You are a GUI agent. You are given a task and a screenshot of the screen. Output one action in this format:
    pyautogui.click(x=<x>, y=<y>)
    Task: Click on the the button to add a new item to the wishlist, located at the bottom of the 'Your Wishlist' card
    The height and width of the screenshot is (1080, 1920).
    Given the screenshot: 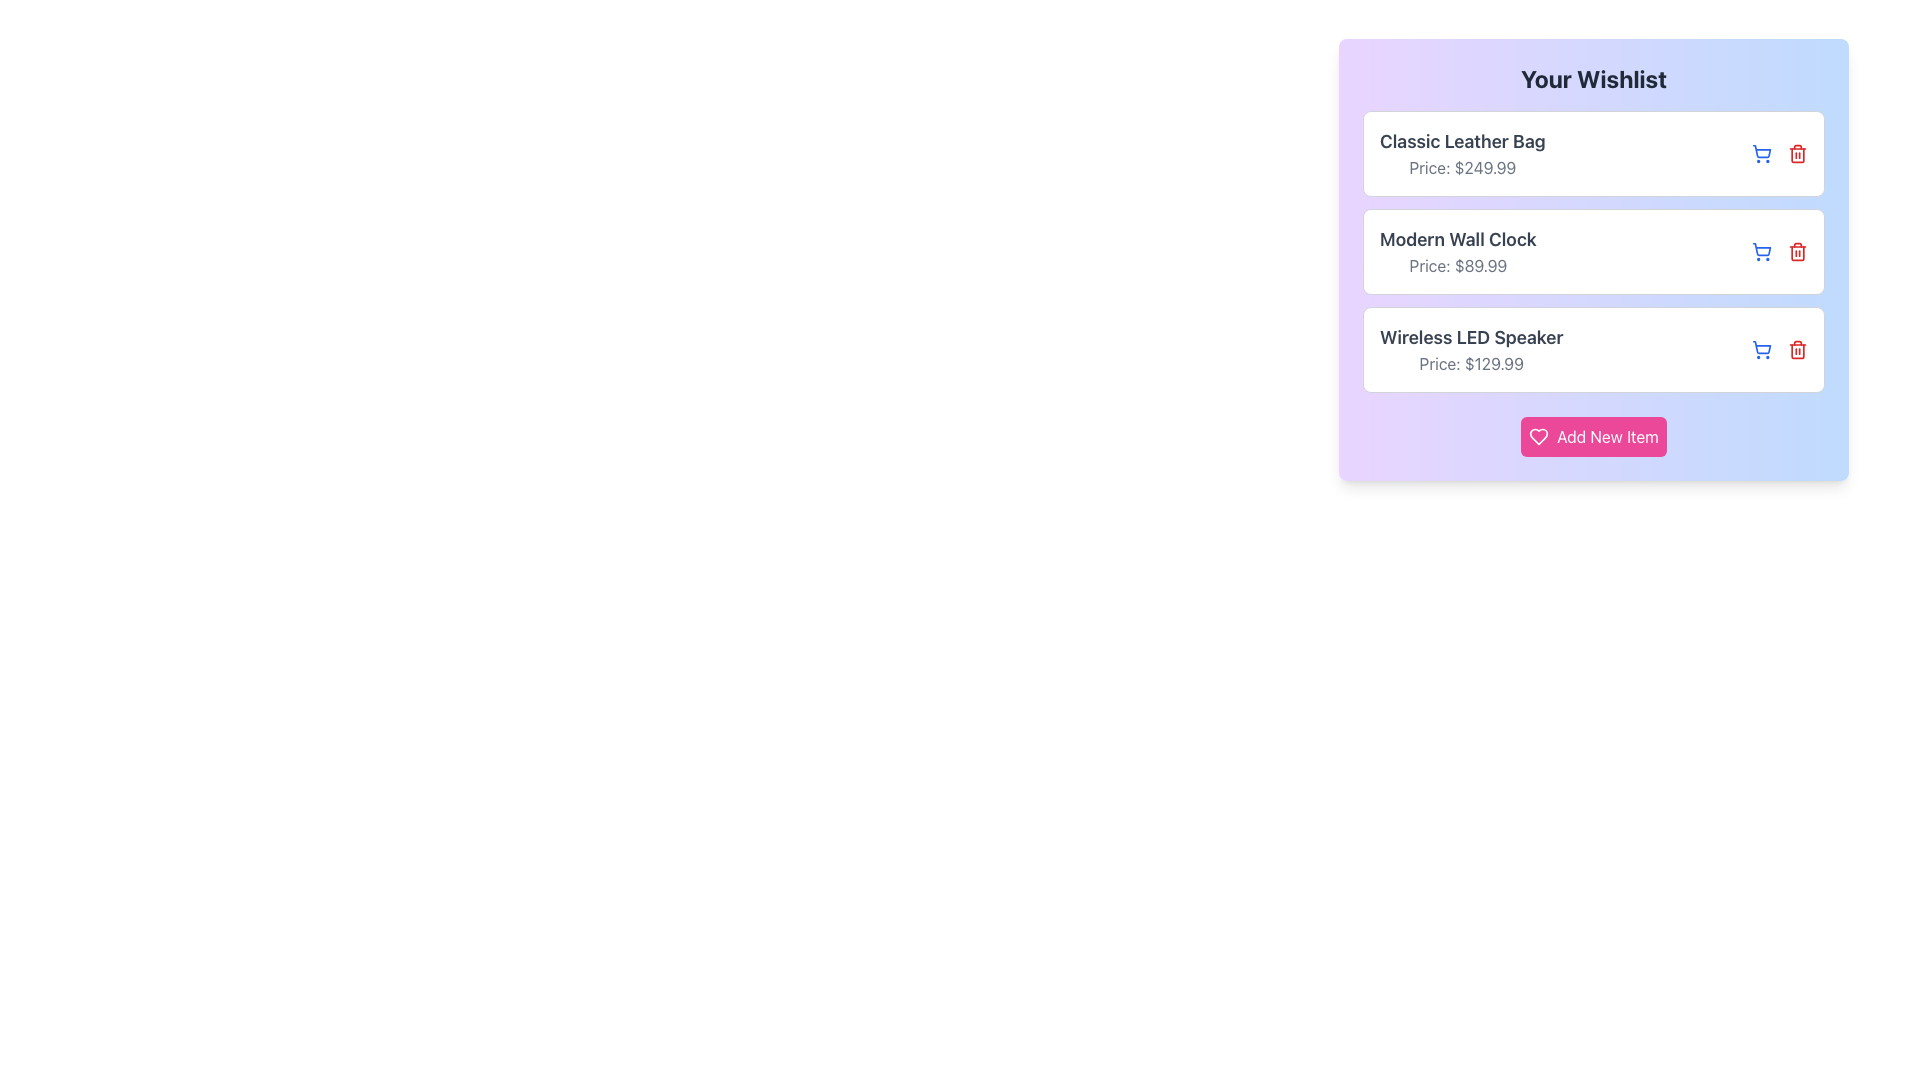 What is the action you would take?
    pyautogui.click(x=1592, y=435)
    